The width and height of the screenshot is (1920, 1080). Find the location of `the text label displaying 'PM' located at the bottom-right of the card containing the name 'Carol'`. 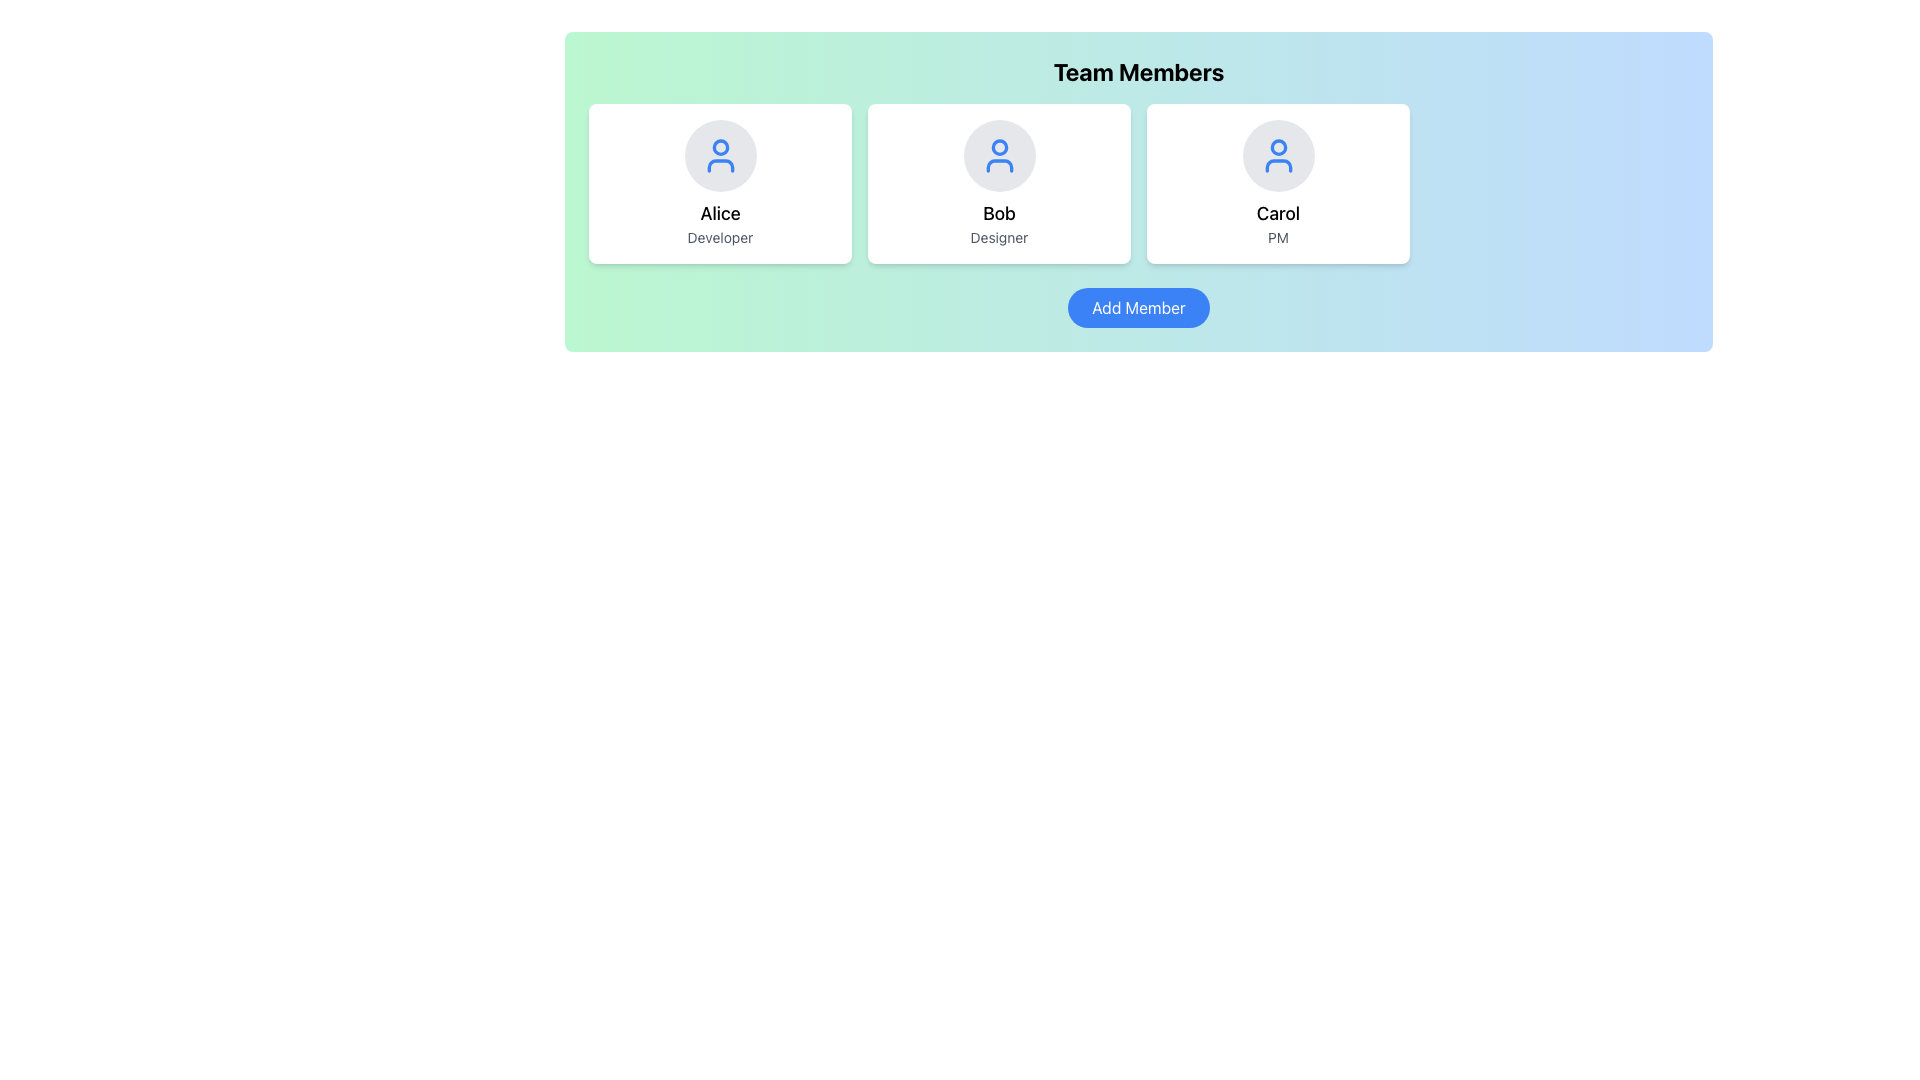

the text label displaying 'PM' located at the bottom-right of the card containing the name 'Carol' is located at coordinates (1277, 237).